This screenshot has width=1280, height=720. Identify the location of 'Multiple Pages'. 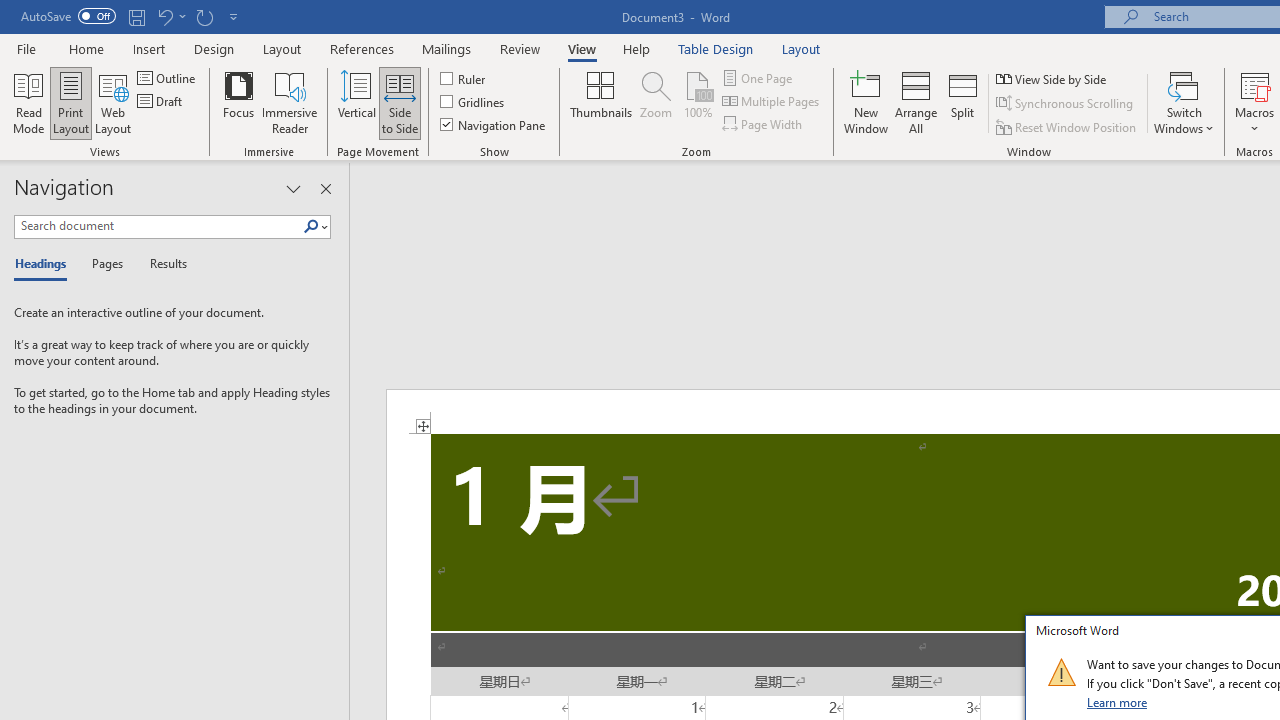
(771, 101).